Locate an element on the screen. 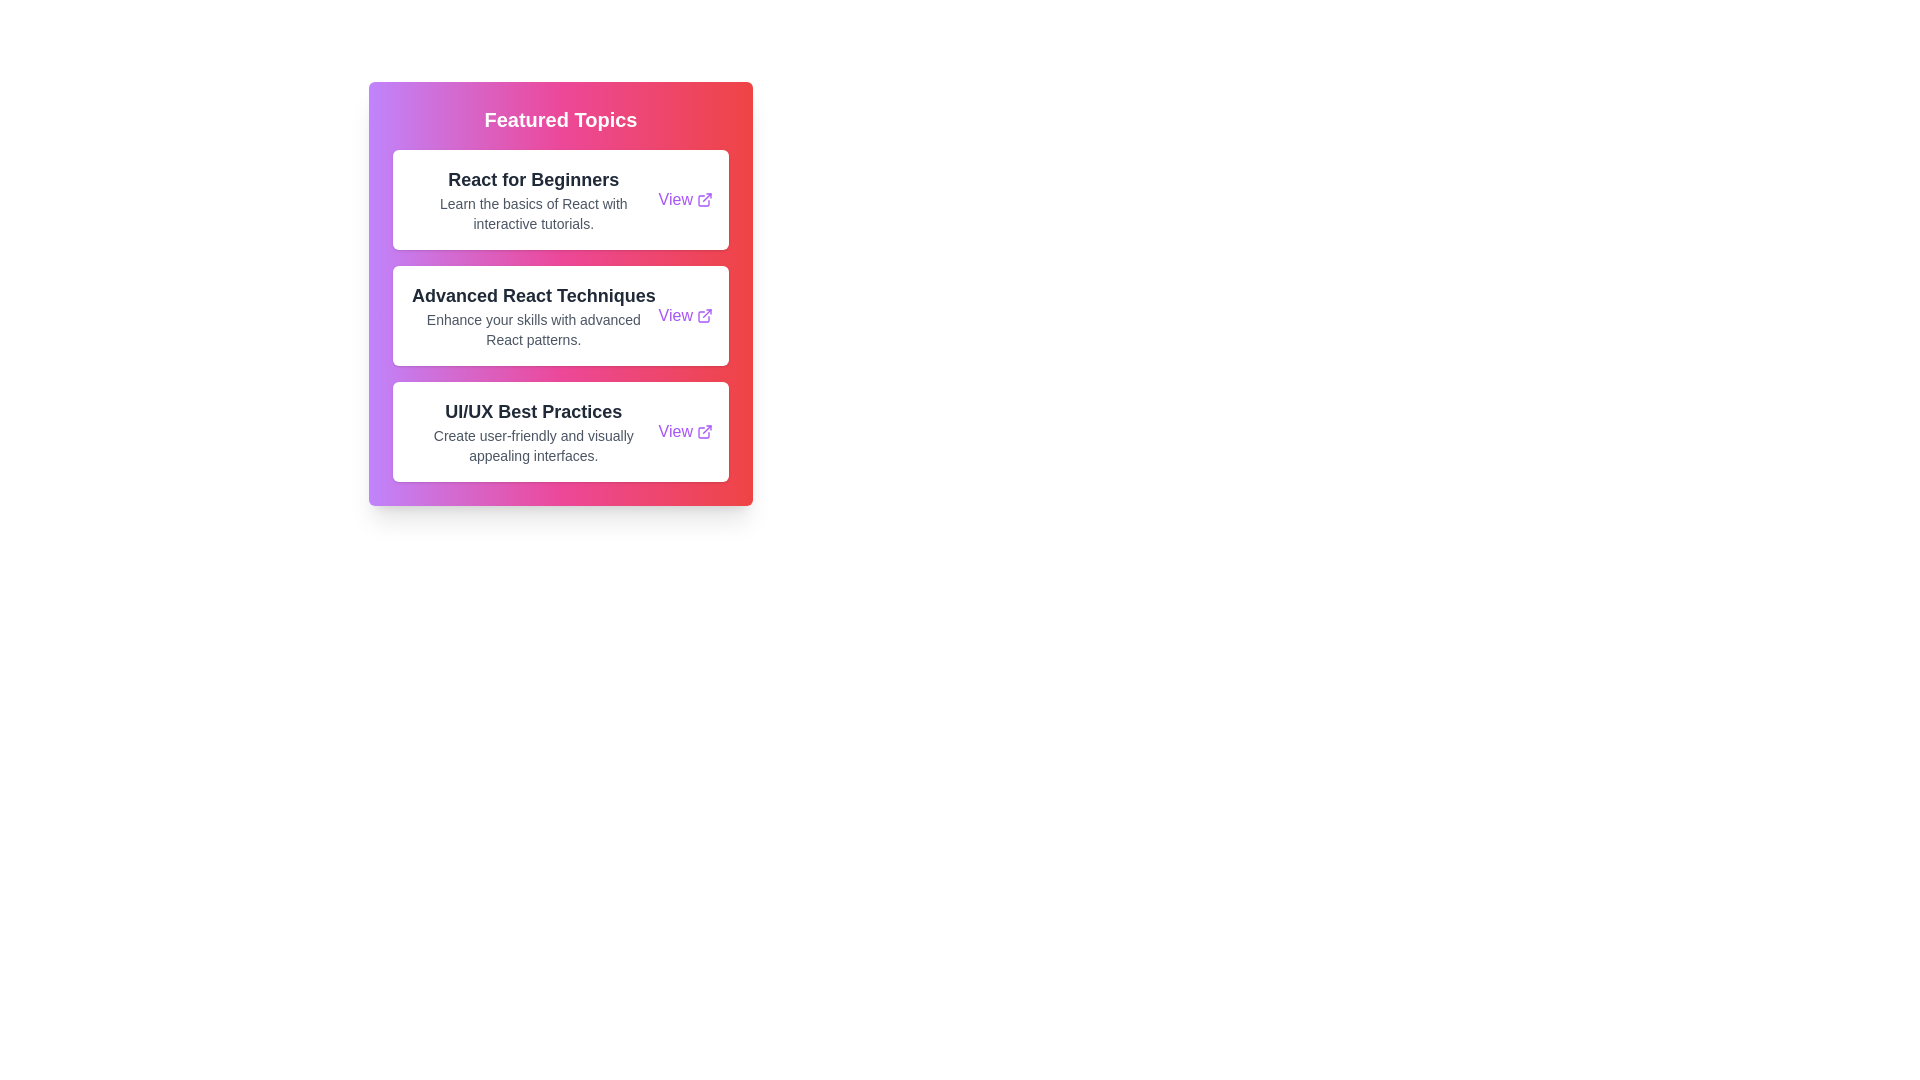  the informational component that provides details about 'UI/UX Best Practices,' which is the third item in a vertical list of boxes is located at coordinates (533, 431).